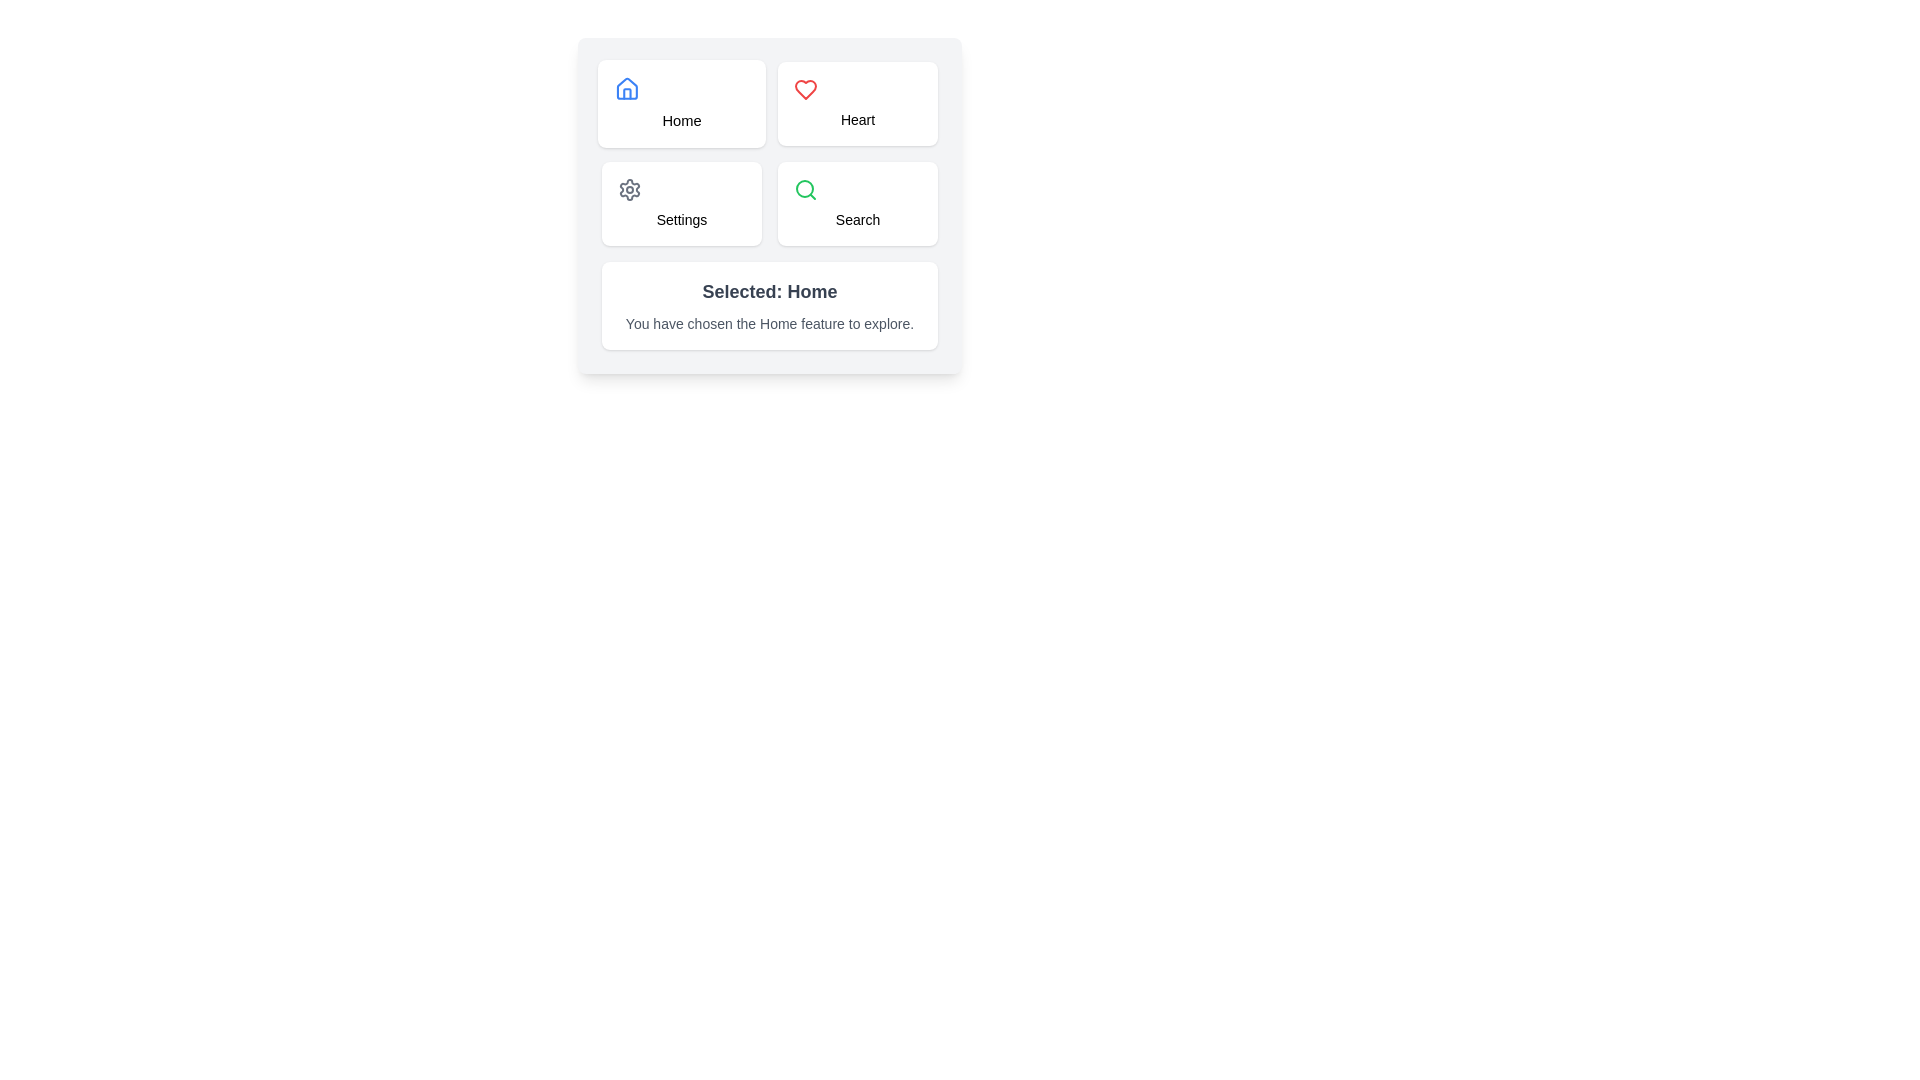  I want to click on the heart-shaped icon outlined in red located in the 'Heart' button at the top-right corner of the grid of buttons, so click(806, 88).